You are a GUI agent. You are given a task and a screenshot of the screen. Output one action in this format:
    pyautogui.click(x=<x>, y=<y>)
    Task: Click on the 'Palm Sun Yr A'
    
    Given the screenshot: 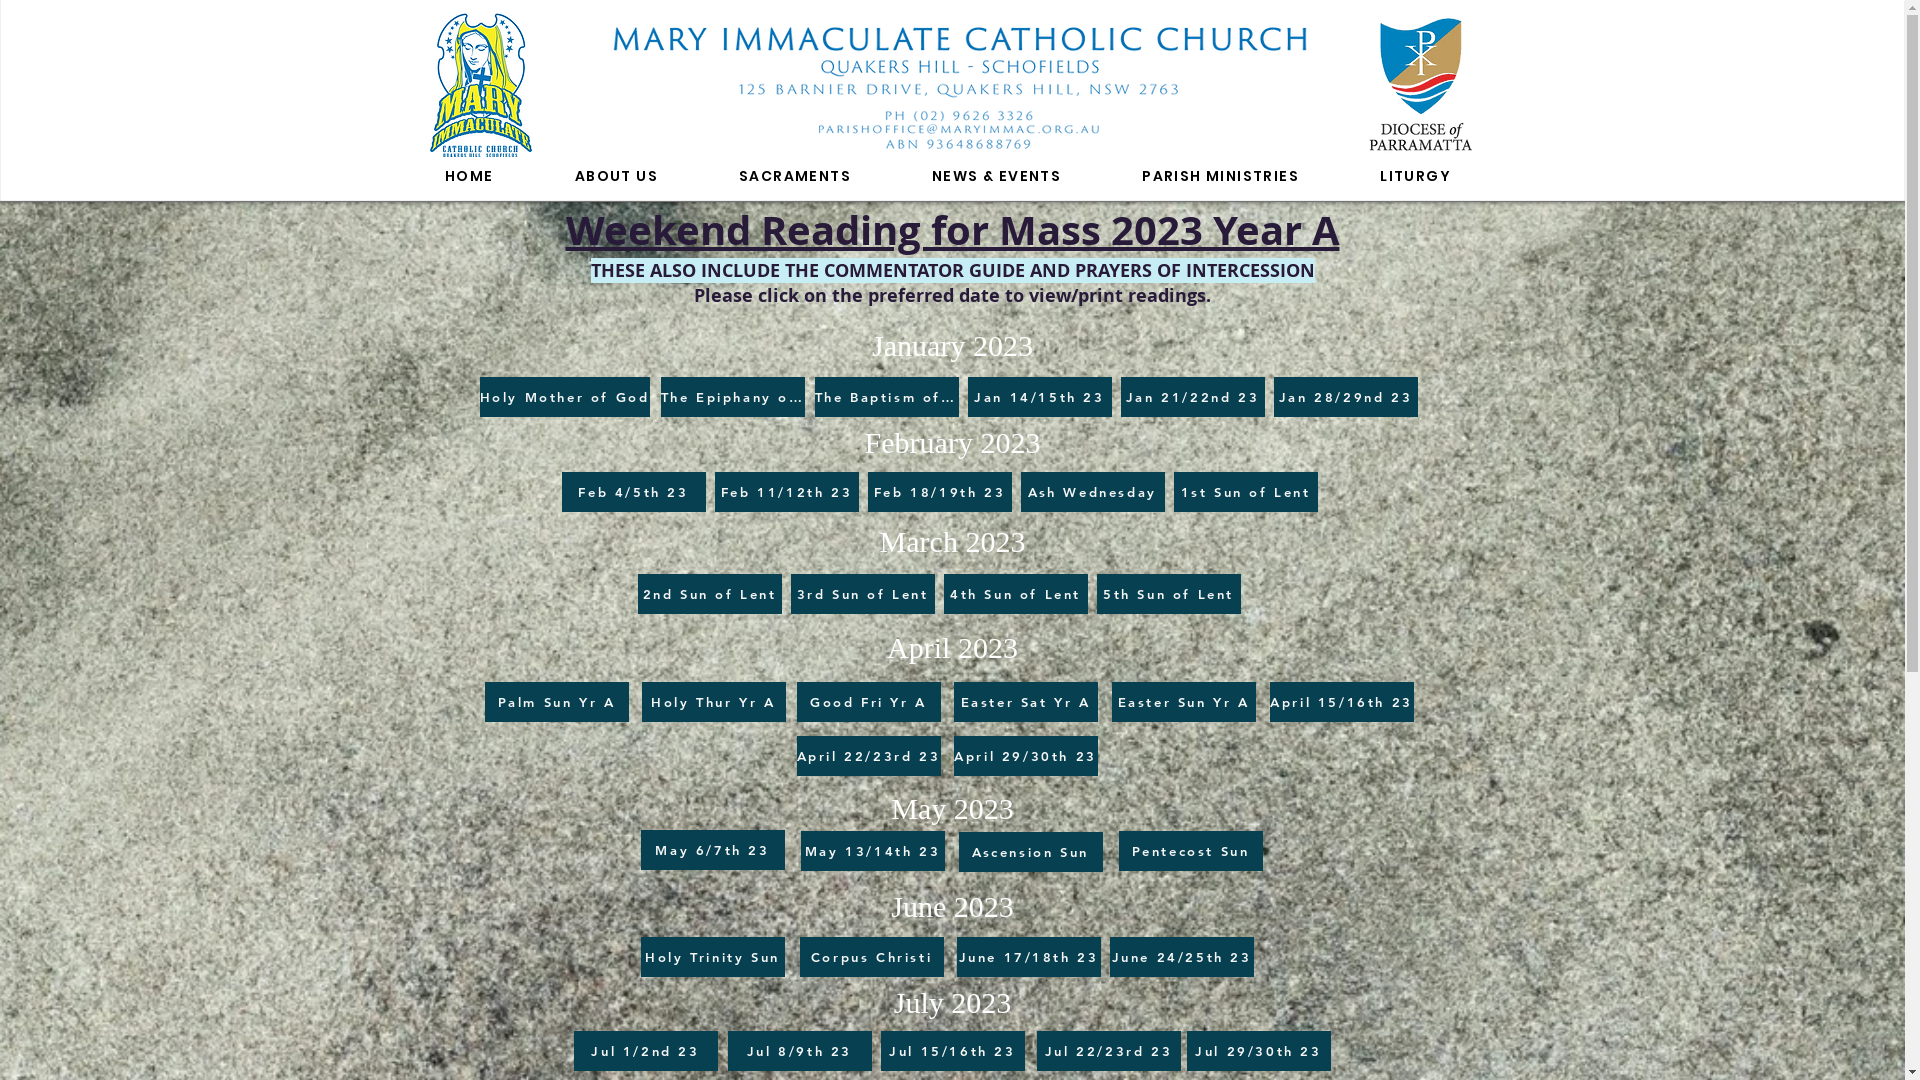 What is the action you would take?
    pyautogui.click(x=556, y=701)
    